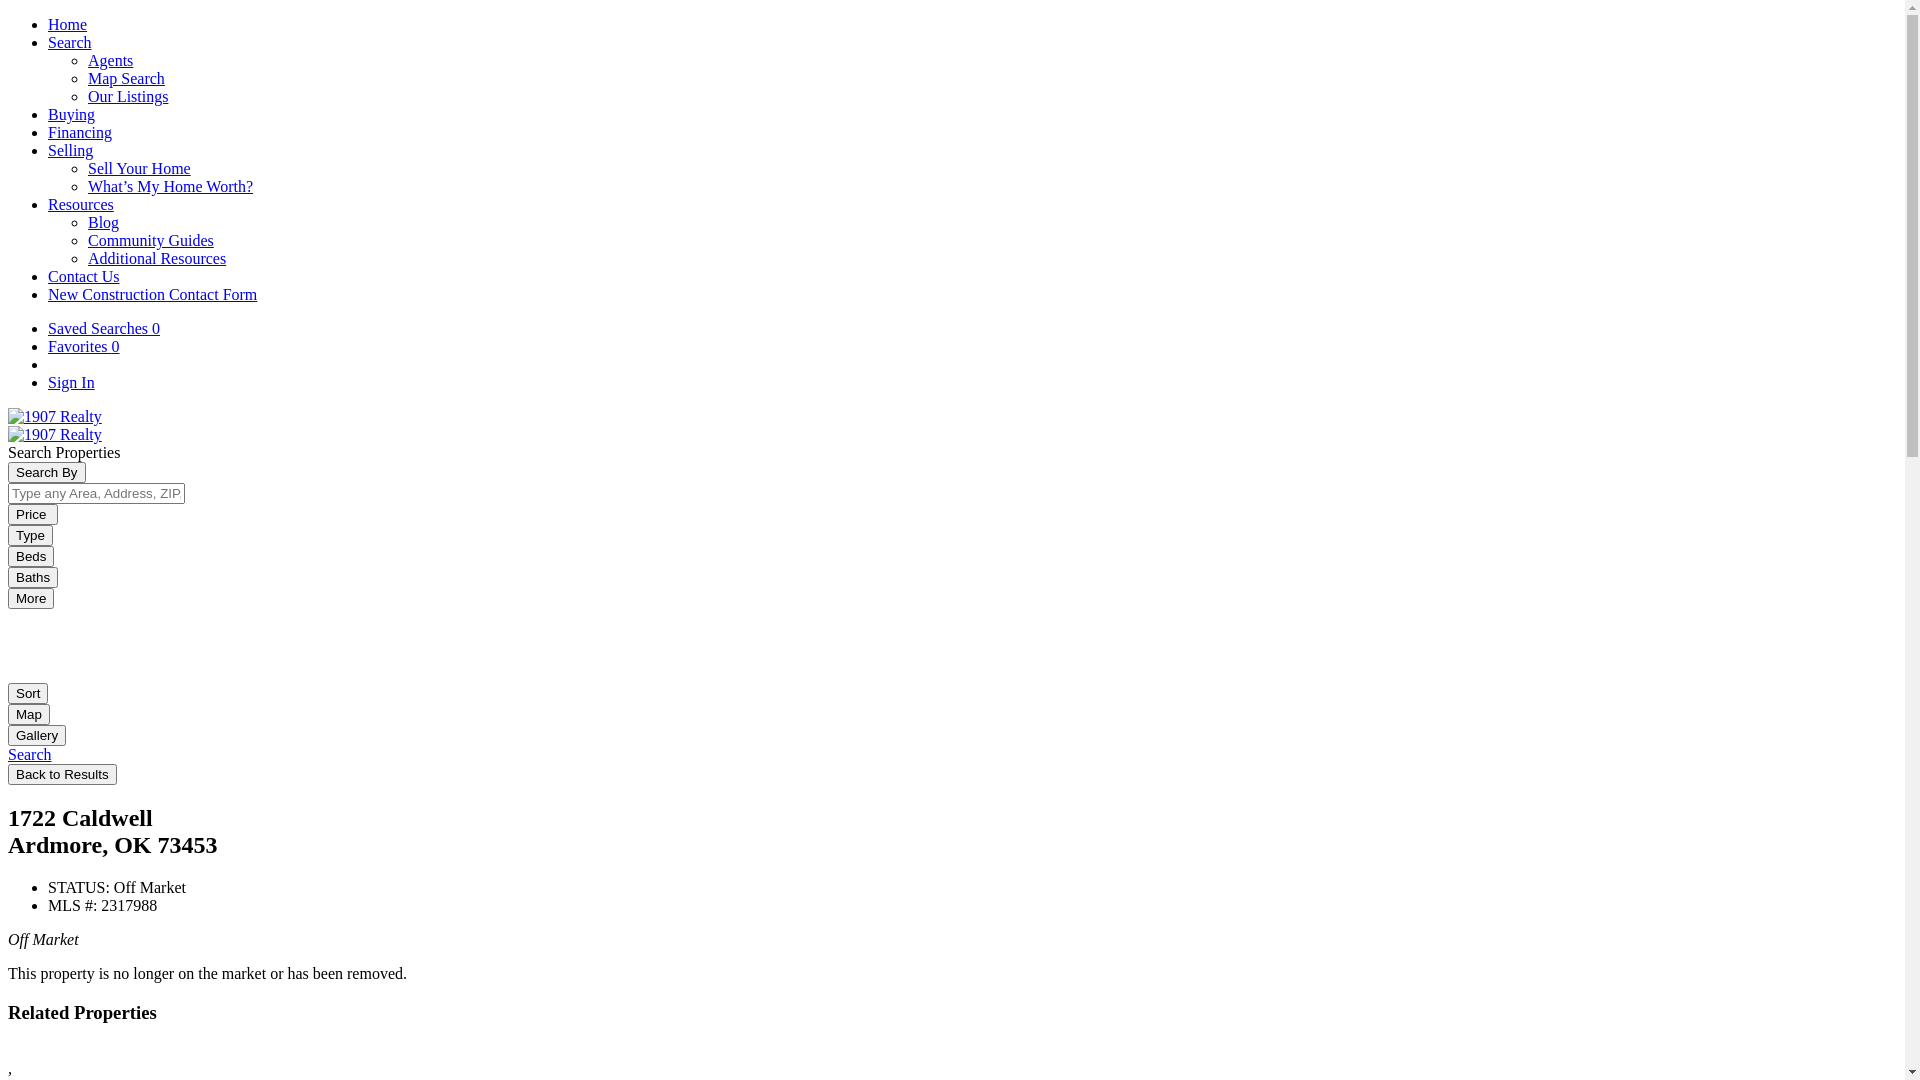 Image resolution: width=1920 pixels, height=1080 pixels. Describe the element at coordinates (80, 132) in the screenshot. I see `'Financing'` at that location.